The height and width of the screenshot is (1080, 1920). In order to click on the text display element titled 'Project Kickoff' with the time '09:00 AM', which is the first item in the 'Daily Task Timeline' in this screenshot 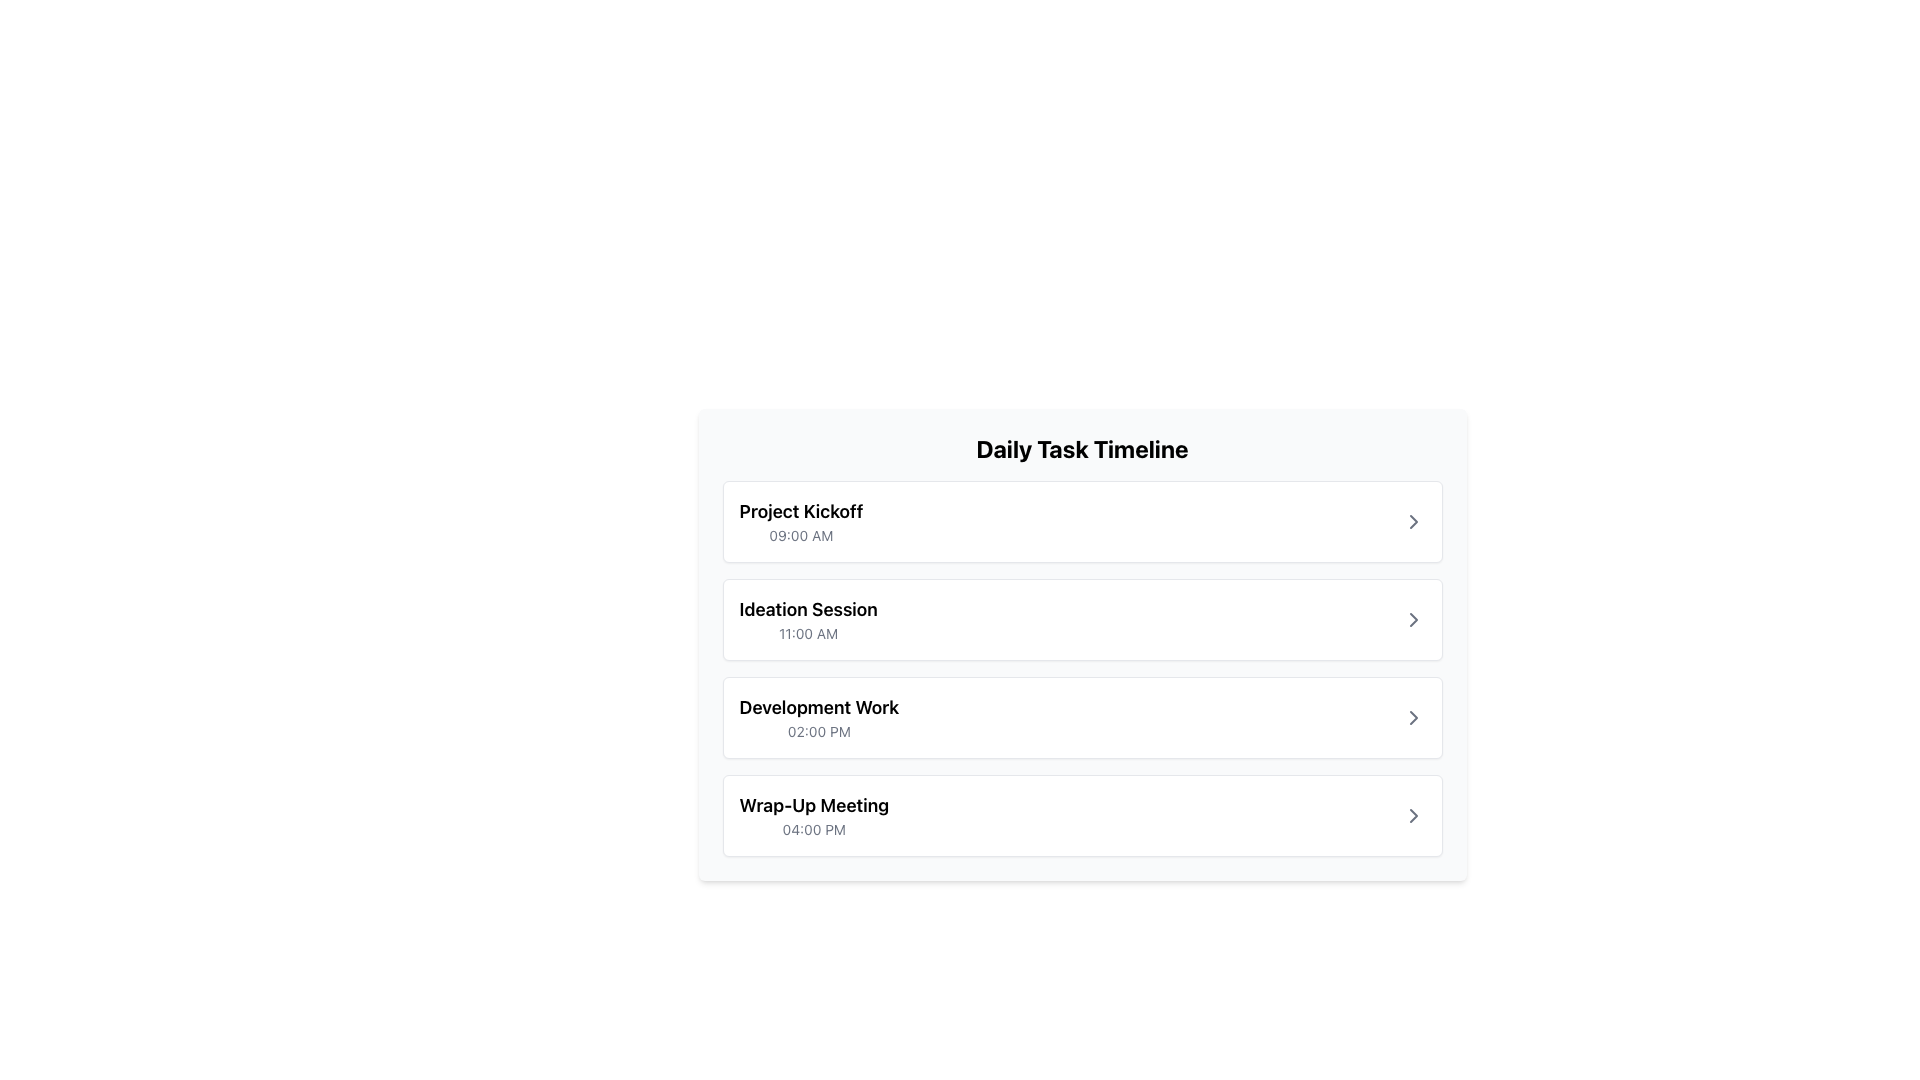, I will do `click(801, 520)`.